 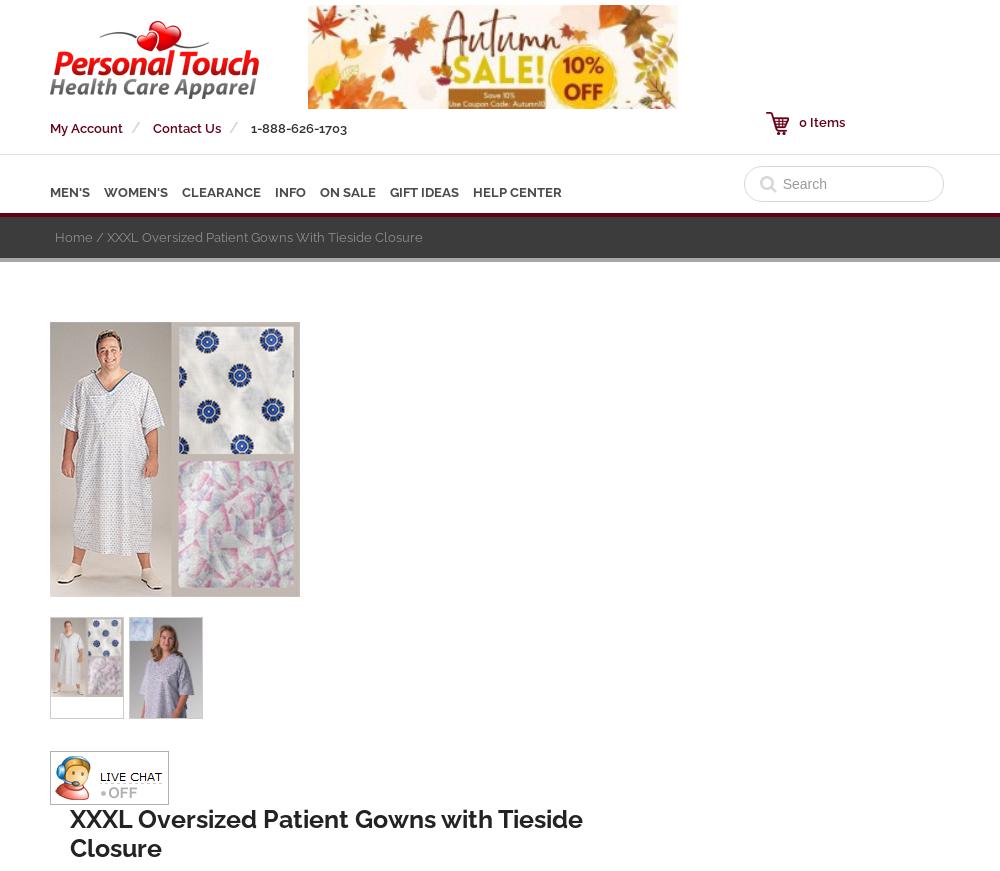 What do you see at coordinates (220, 192) in the screenshot?
I see `'CLEARANCE'` at bounding box center [220, 192].